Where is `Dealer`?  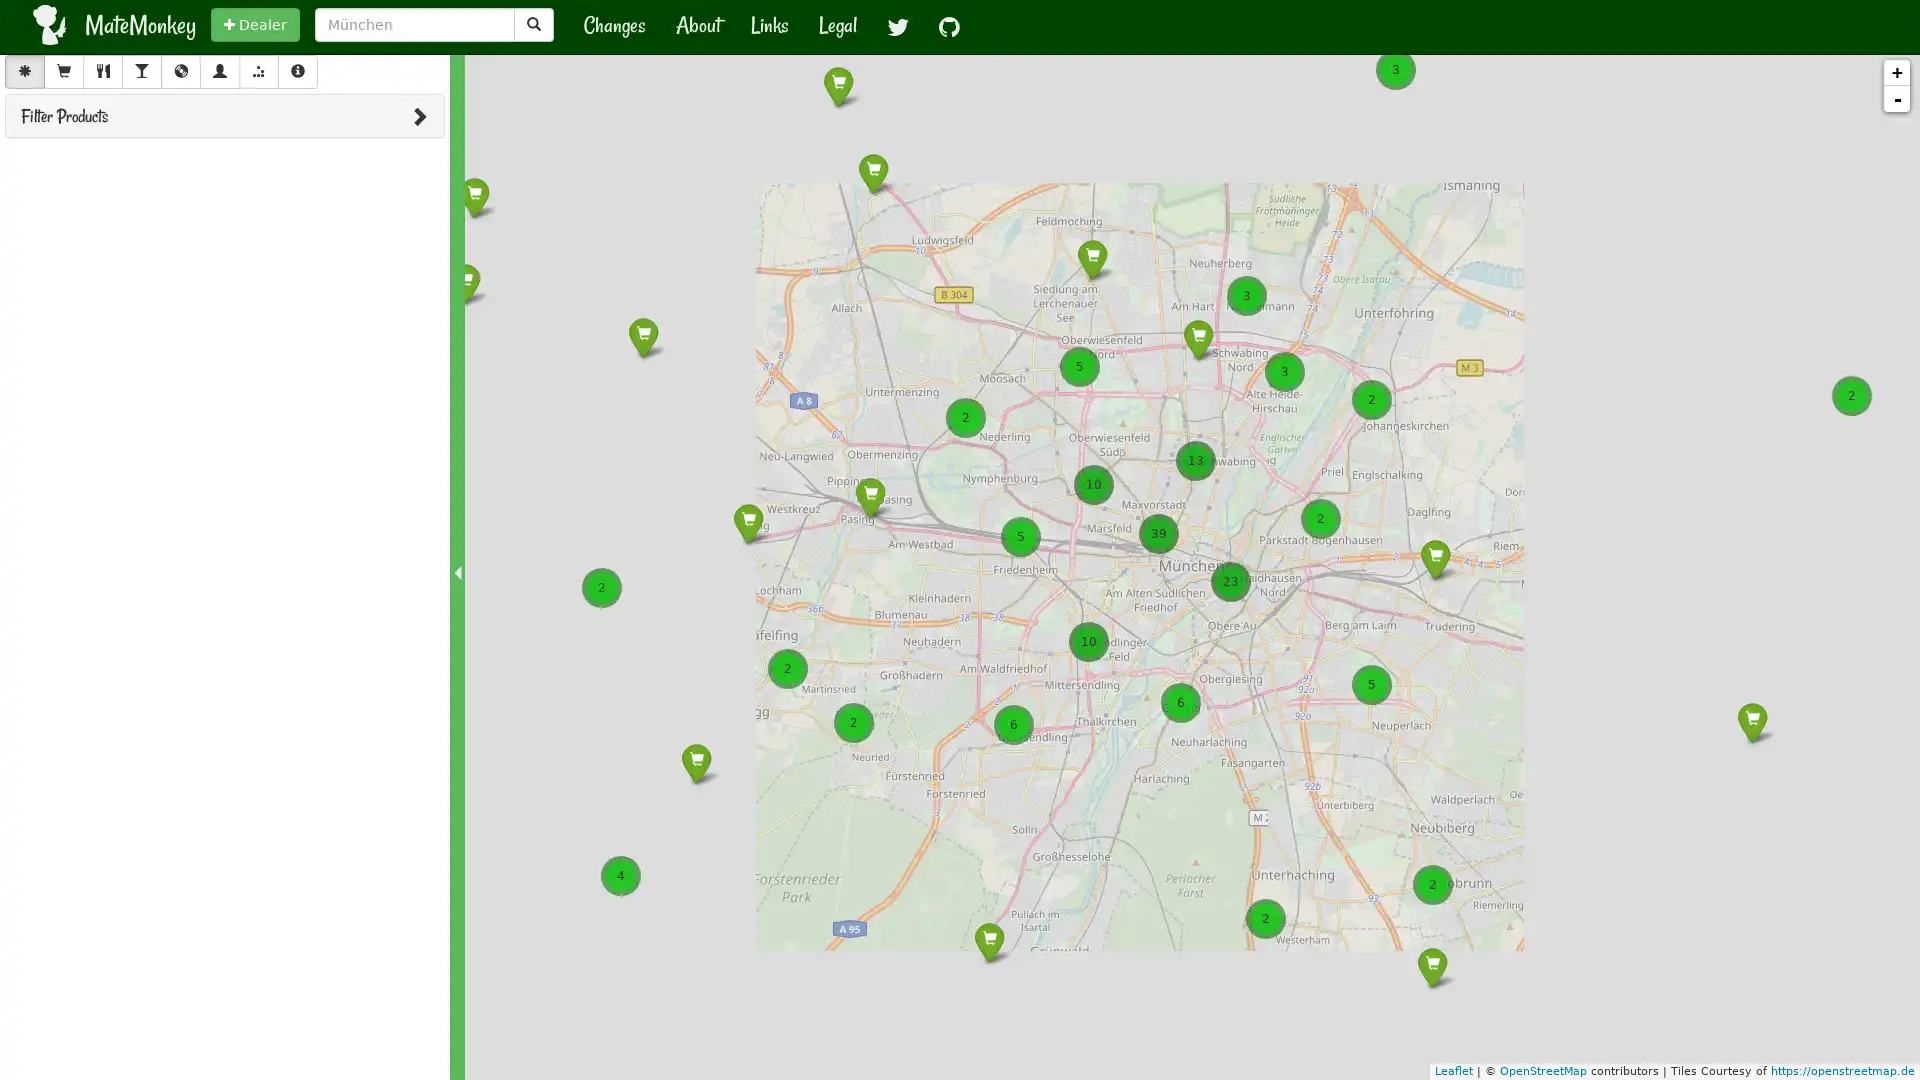
Dealer is located at coordinates (254, 24).